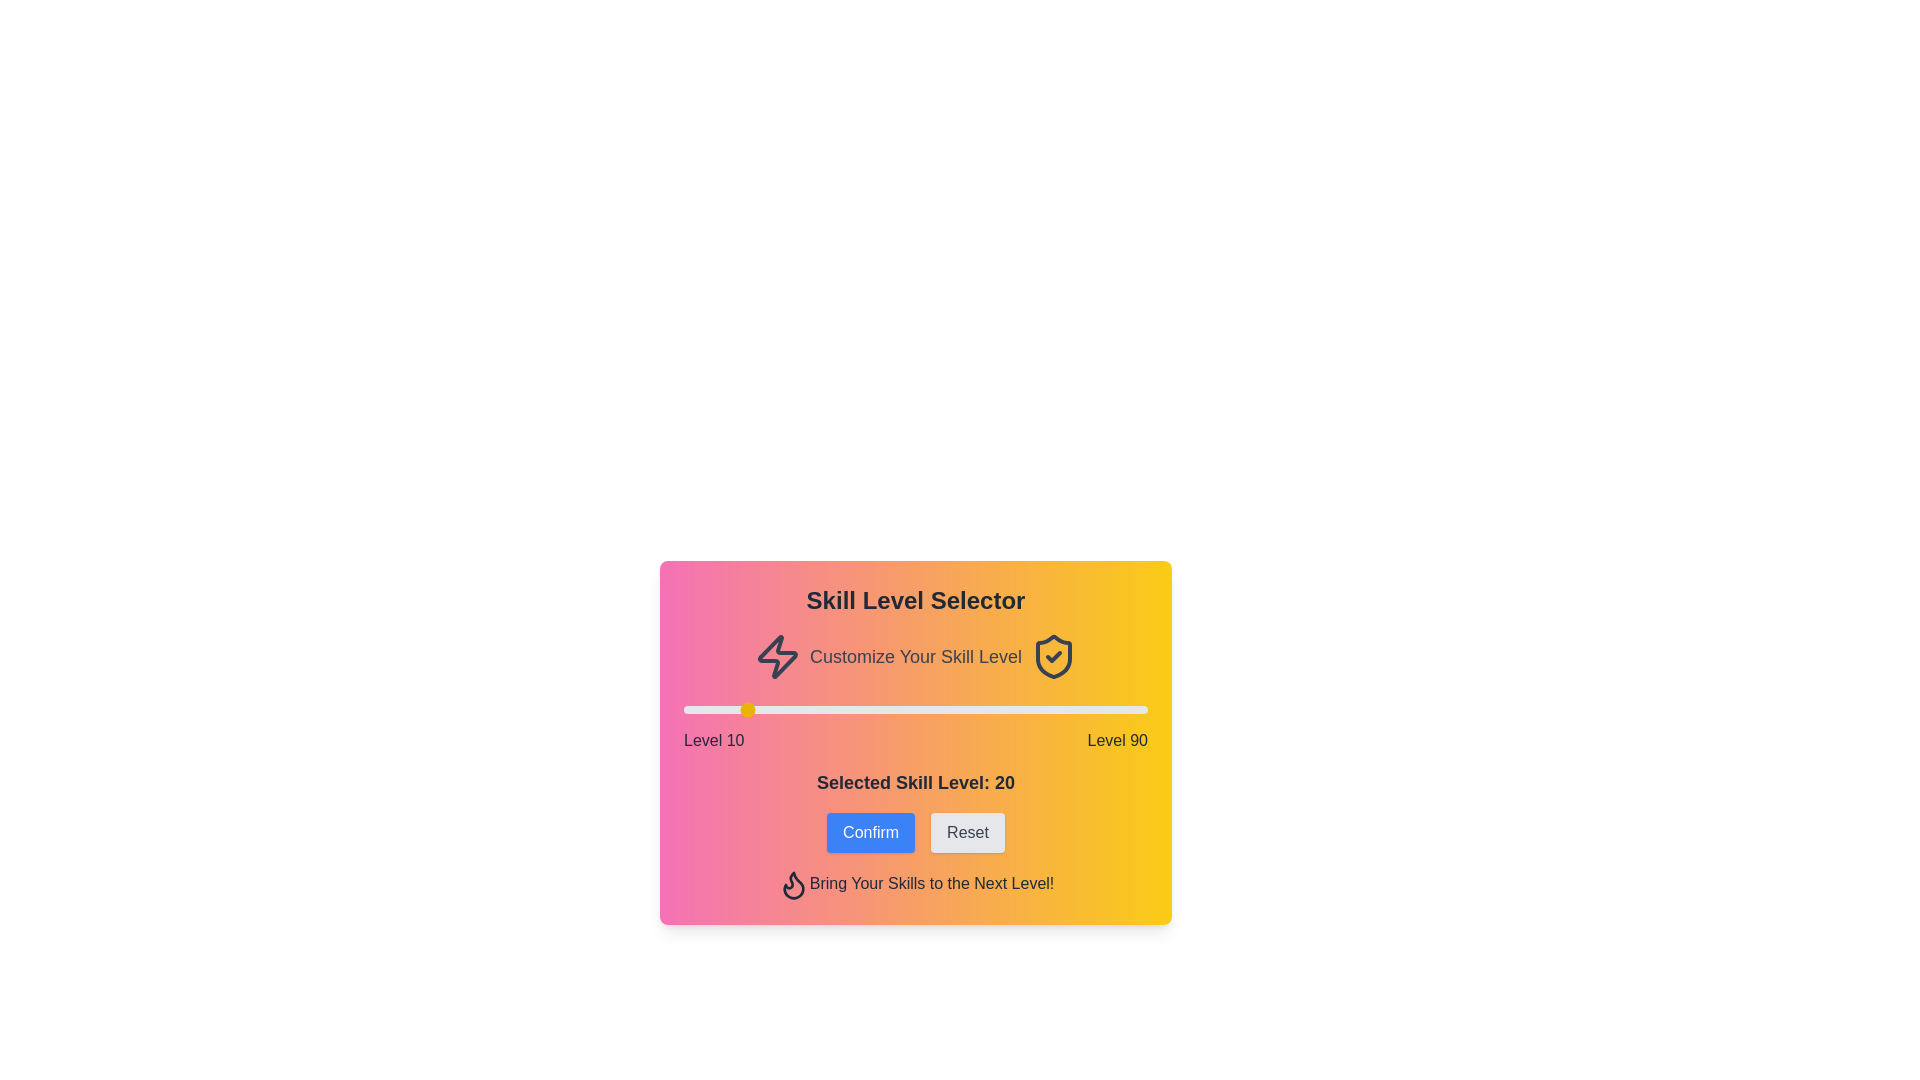  What do you see at coordinates (1053, 656) in the screenshot?
I see `the specified icon (ShieldCheck) to trigger its action` at bounding box center [1053, 656].